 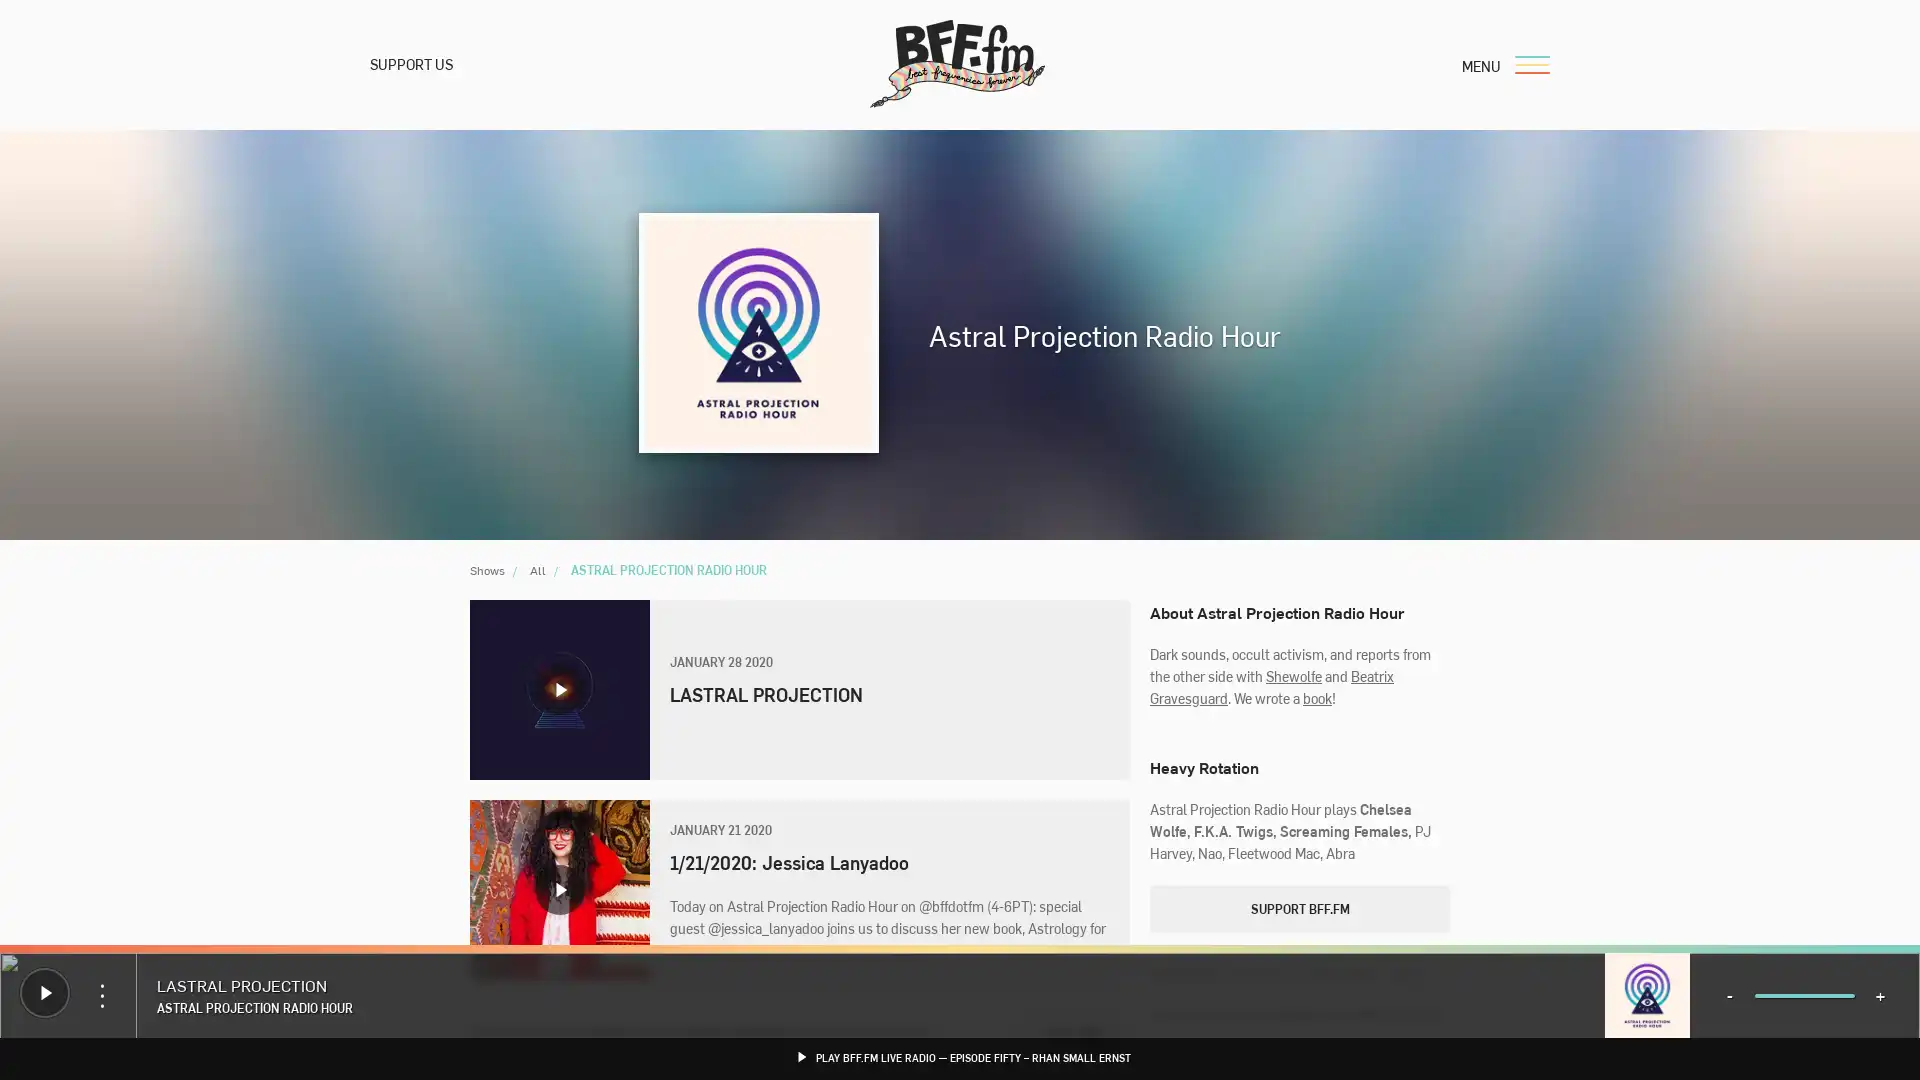 What do you see at coordinates (1728, 995) in the screenshot?
I see `- Volume Down` at bounding box center [1728, 995].